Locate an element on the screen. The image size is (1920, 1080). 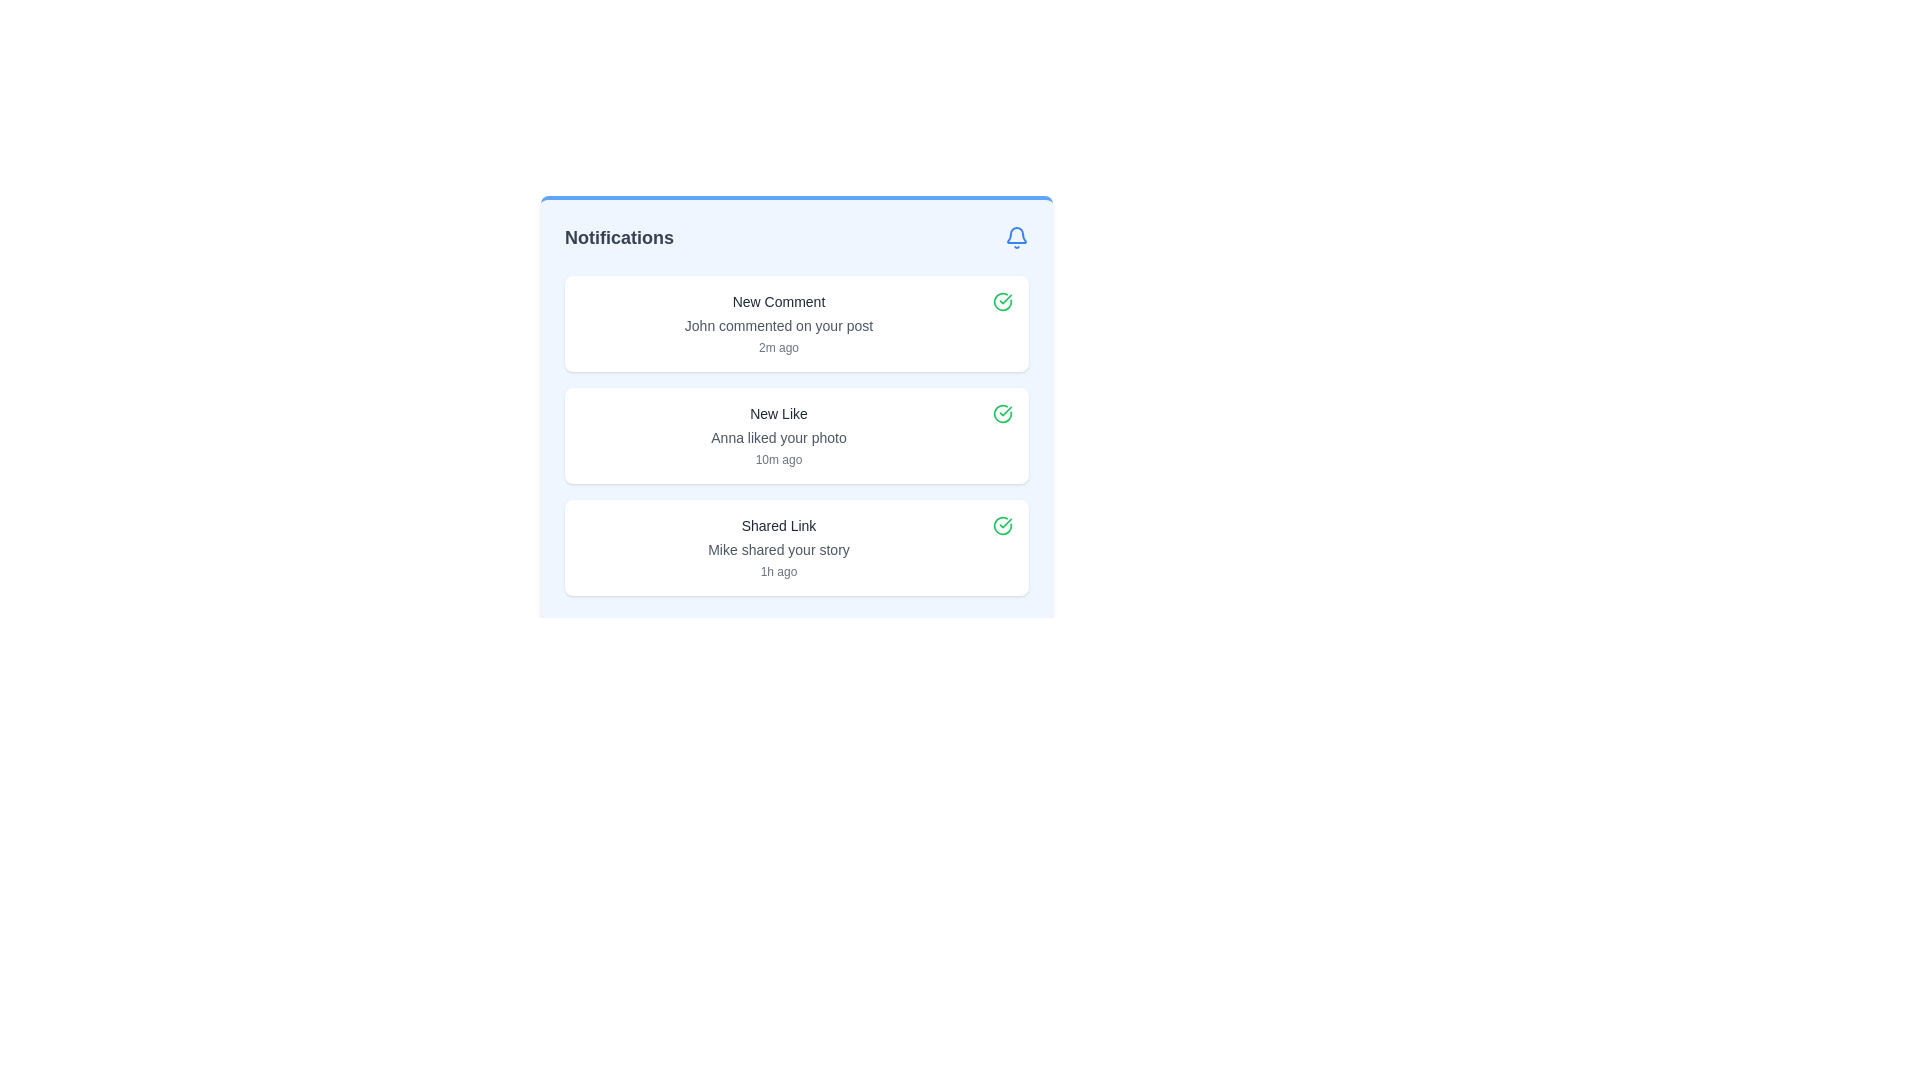
notification message titled 'New Comment' which contains details from John about a comment on your post, located at the top of the notification panel is located at coordinates (777, 323).